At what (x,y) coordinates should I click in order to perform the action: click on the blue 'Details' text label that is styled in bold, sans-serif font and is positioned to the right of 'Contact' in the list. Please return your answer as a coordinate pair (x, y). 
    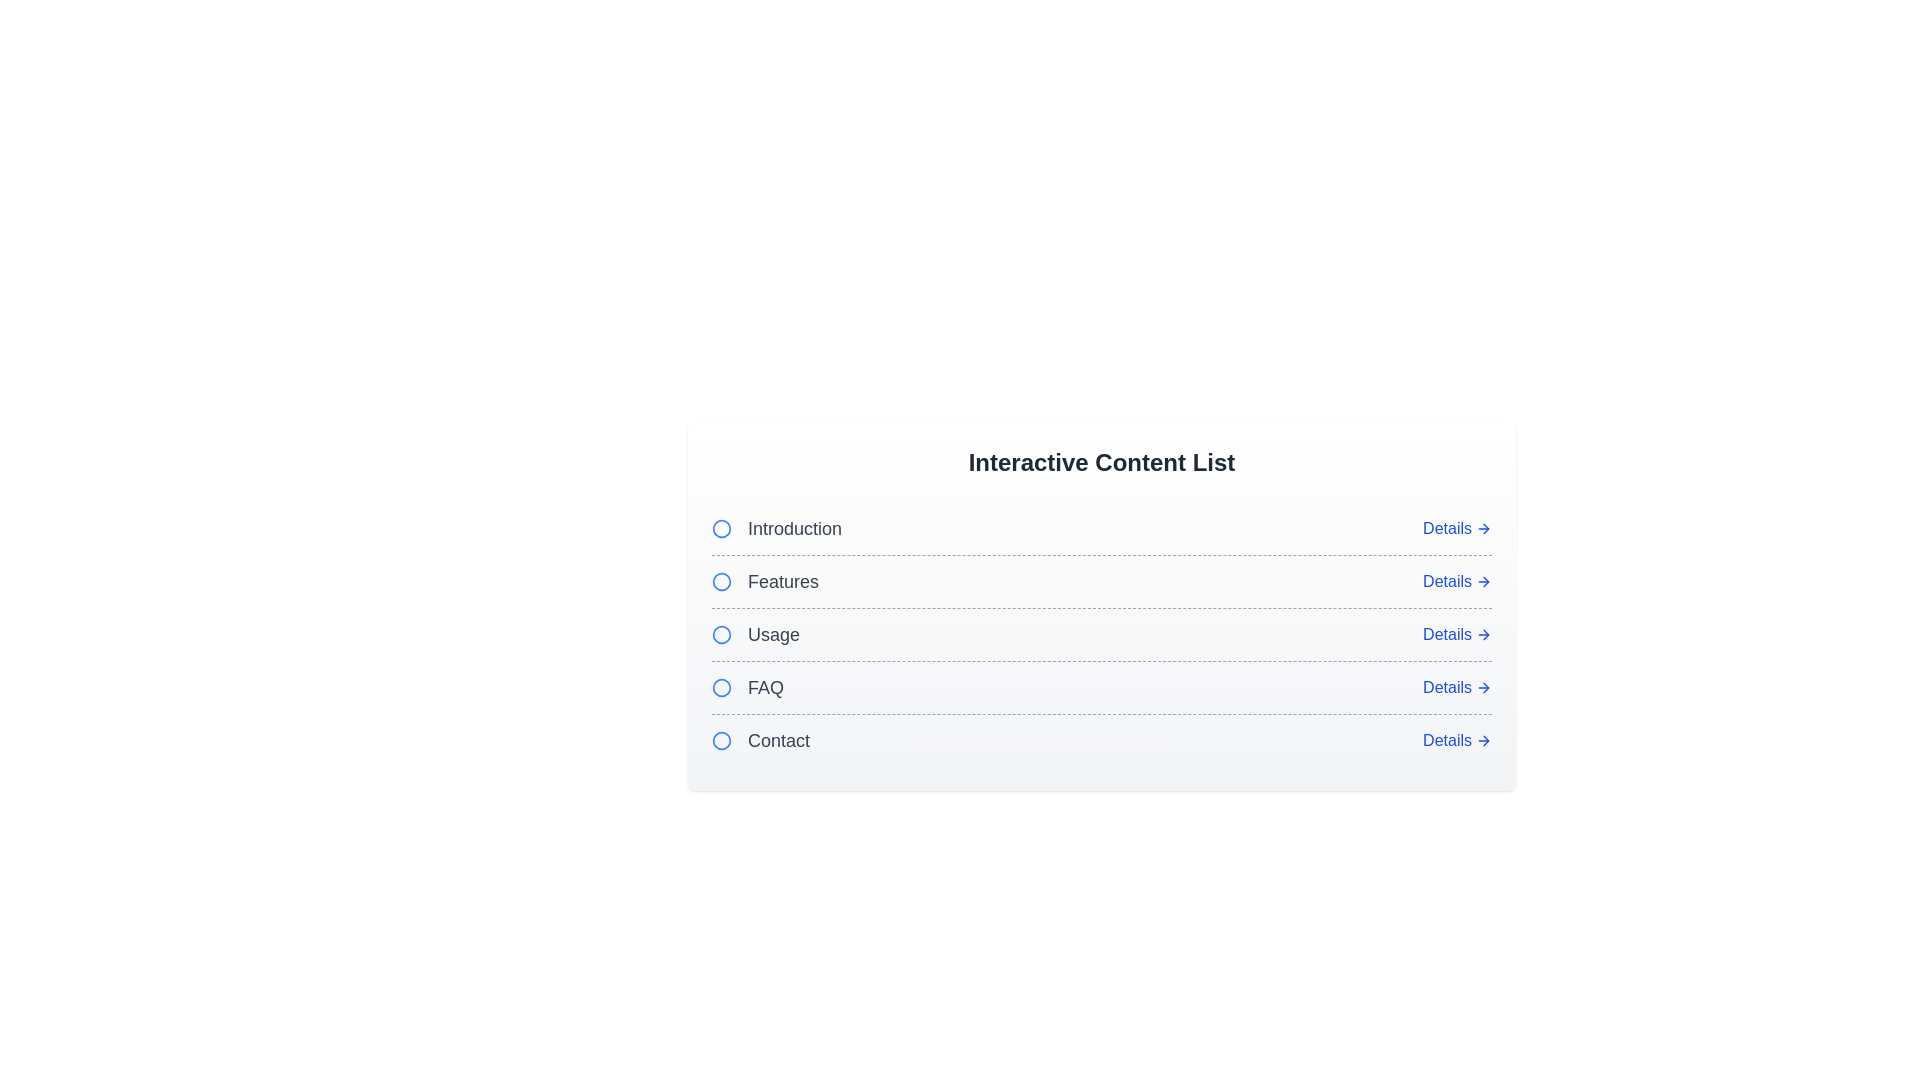
    Looking at the image, I should click on (1447, 740).